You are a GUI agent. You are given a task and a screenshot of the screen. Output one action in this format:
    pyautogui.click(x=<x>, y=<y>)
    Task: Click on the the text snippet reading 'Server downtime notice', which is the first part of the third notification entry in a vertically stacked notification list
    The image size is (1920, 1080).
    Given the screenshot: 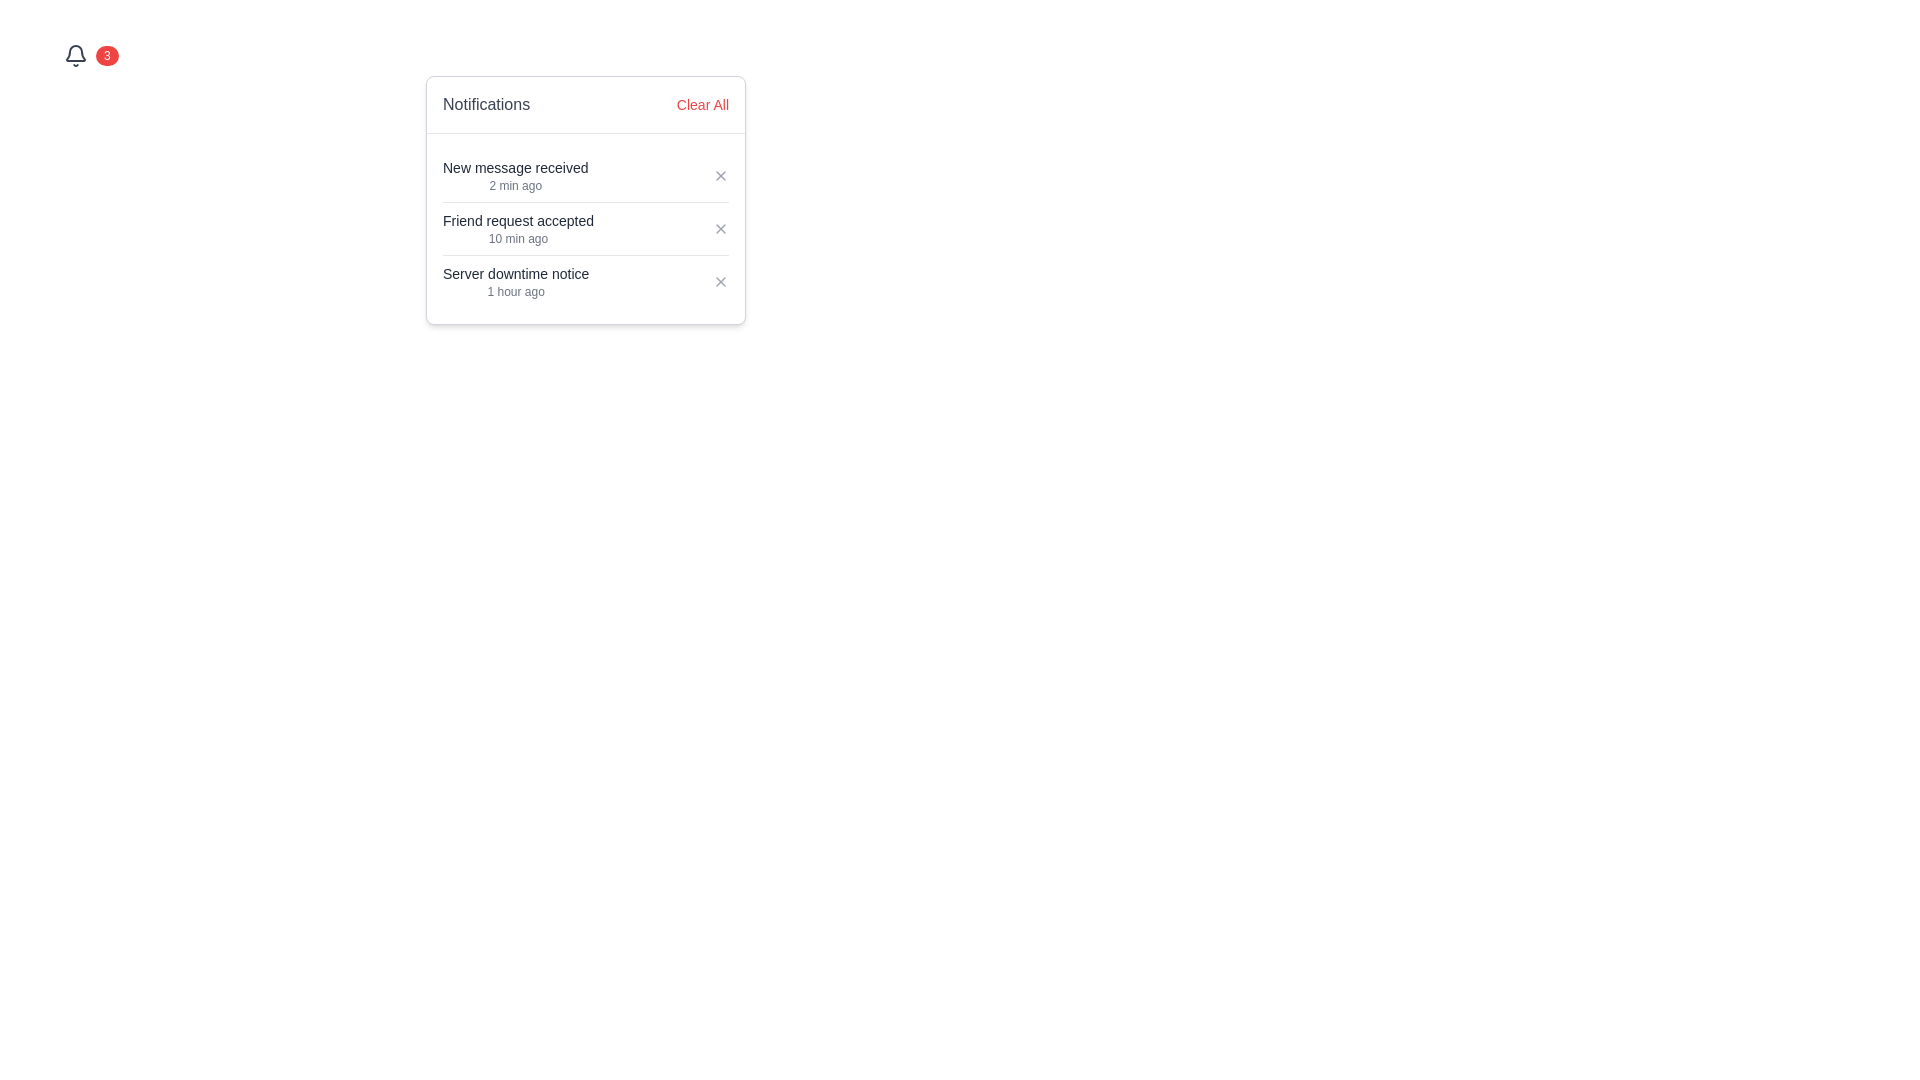 What is the action you would take?
    pyautogui.click(x=516, y=273)
    